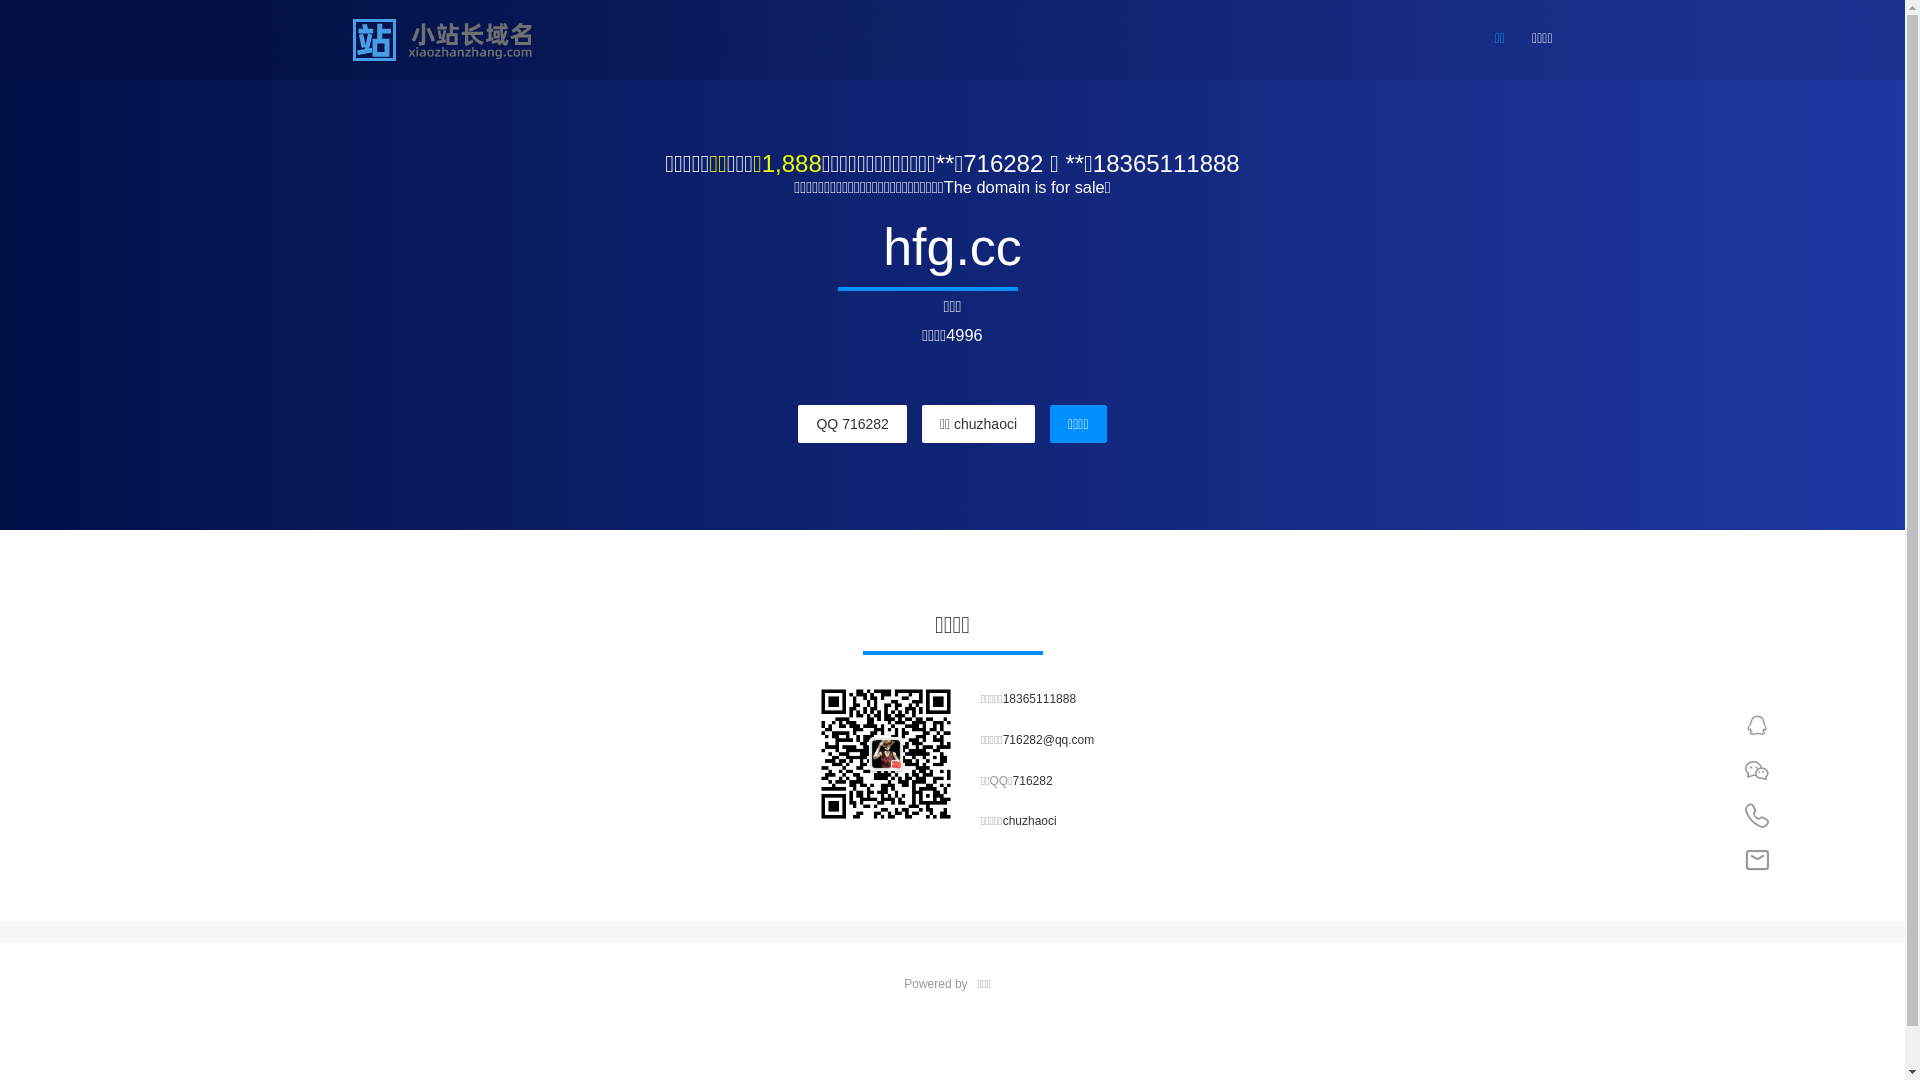 The image size is (1920, 1080). Describe the element at coordinates (796, 423) in the screenshot. I see `'QQ 716282'` at that location.